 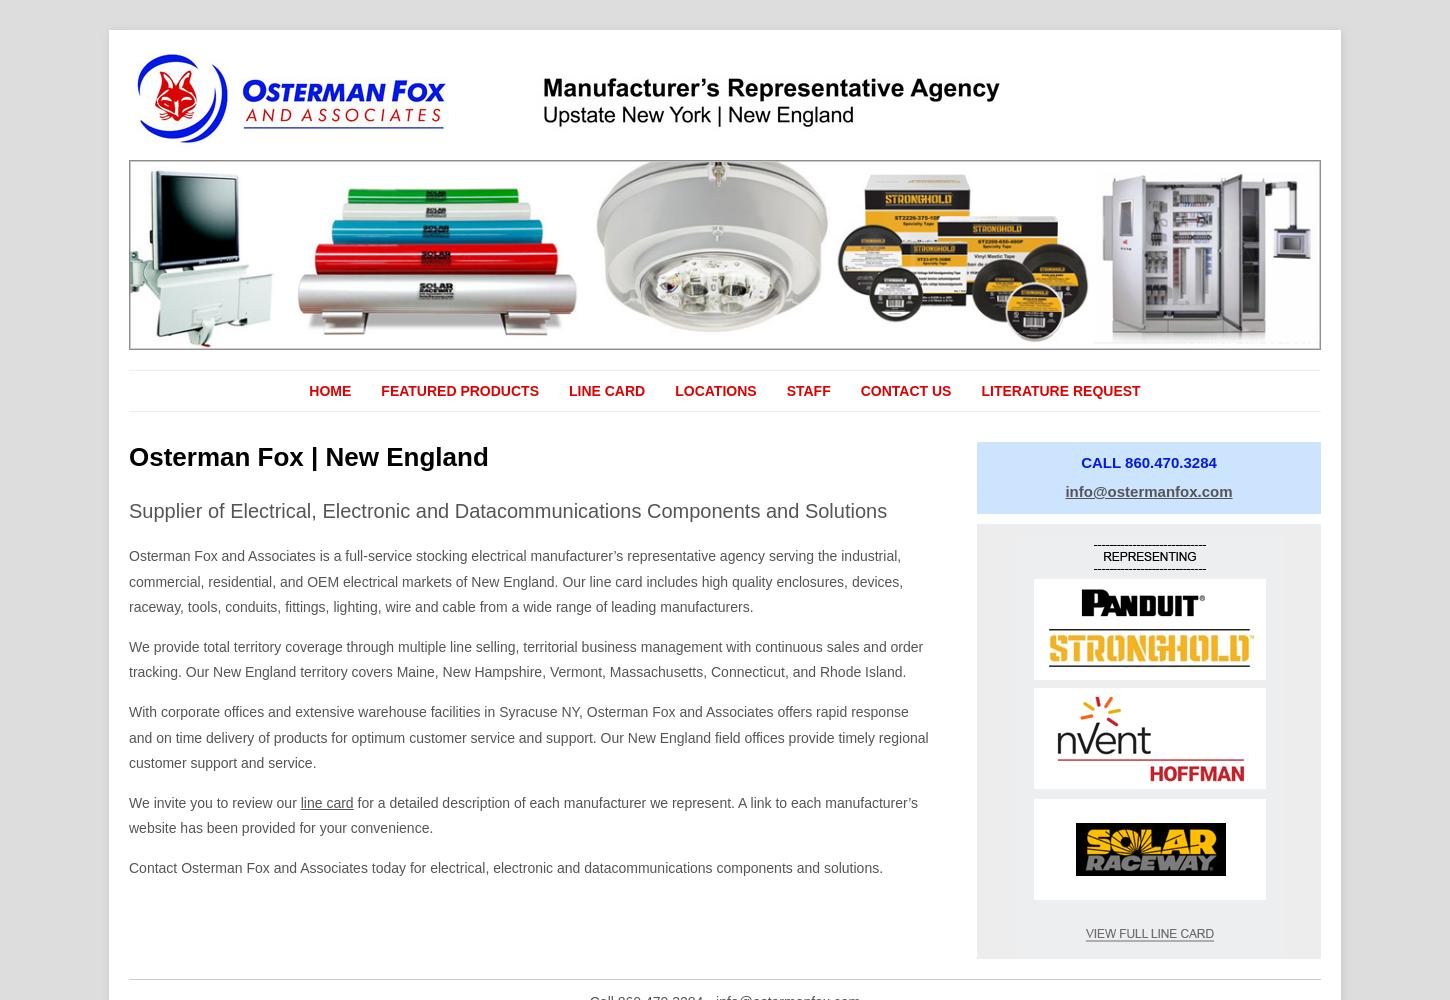 I want to click on 'Locations', so click(x=673, y=390).